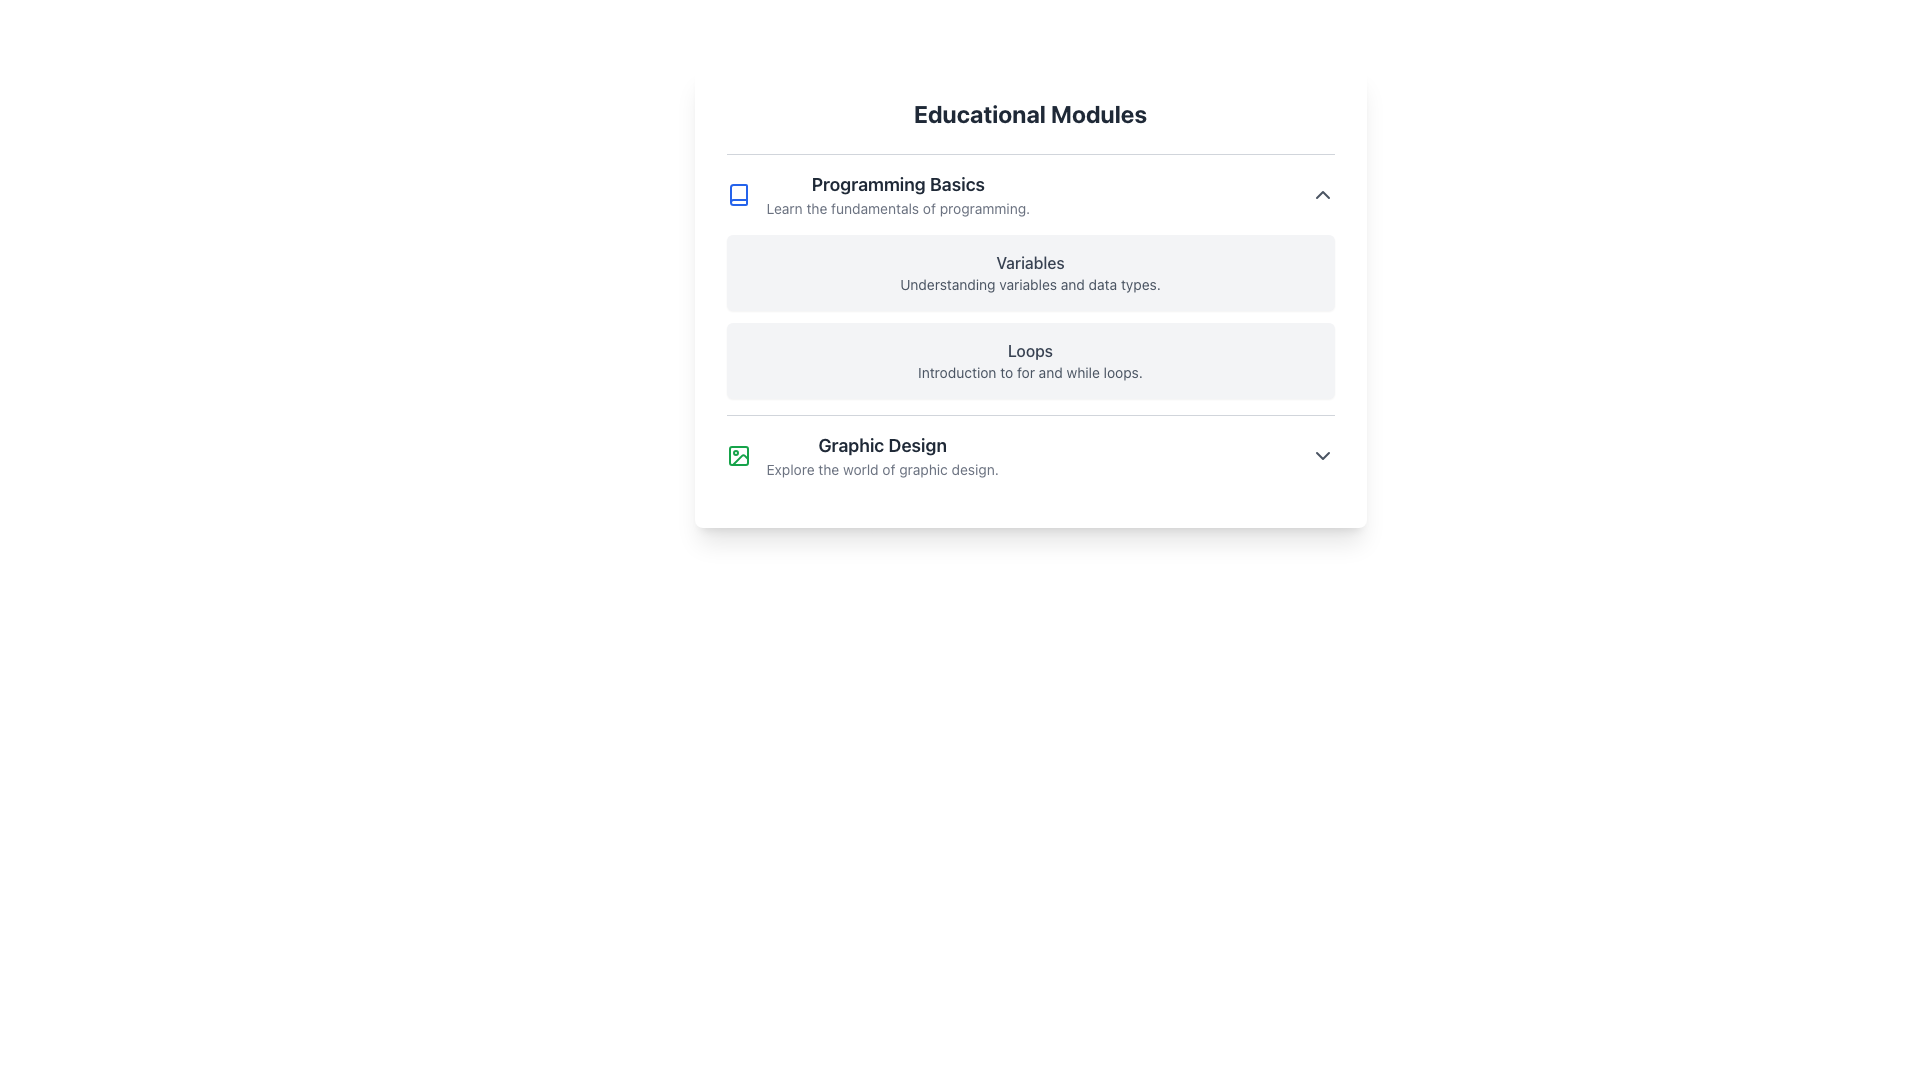 This screenshot has width=1920, height=1080. I want to click on supplementary descriptive information provided by the Plain text element about the 'Programming Basics' module, which is located centrally beneath the title, so click(897, 208).